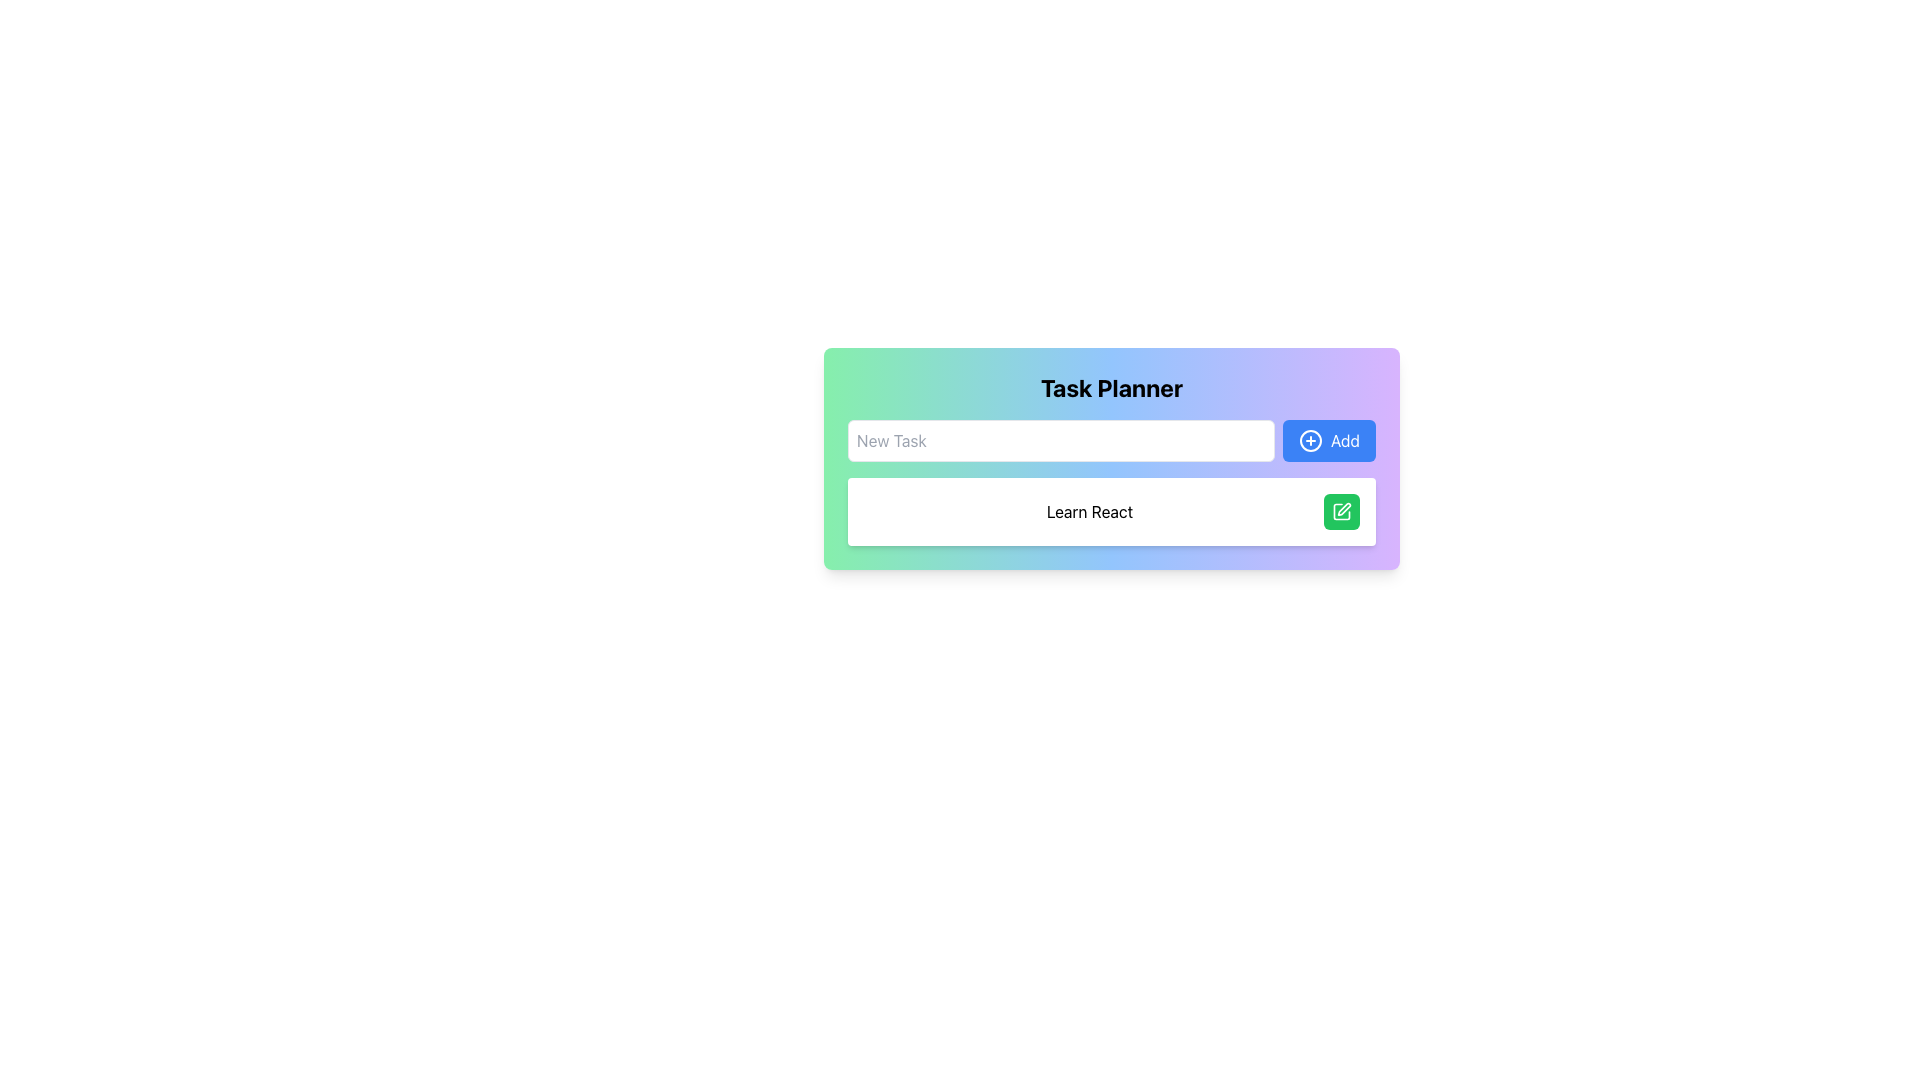  I want to click on the green circular button containing the SVG icon, so click(1342, 511).